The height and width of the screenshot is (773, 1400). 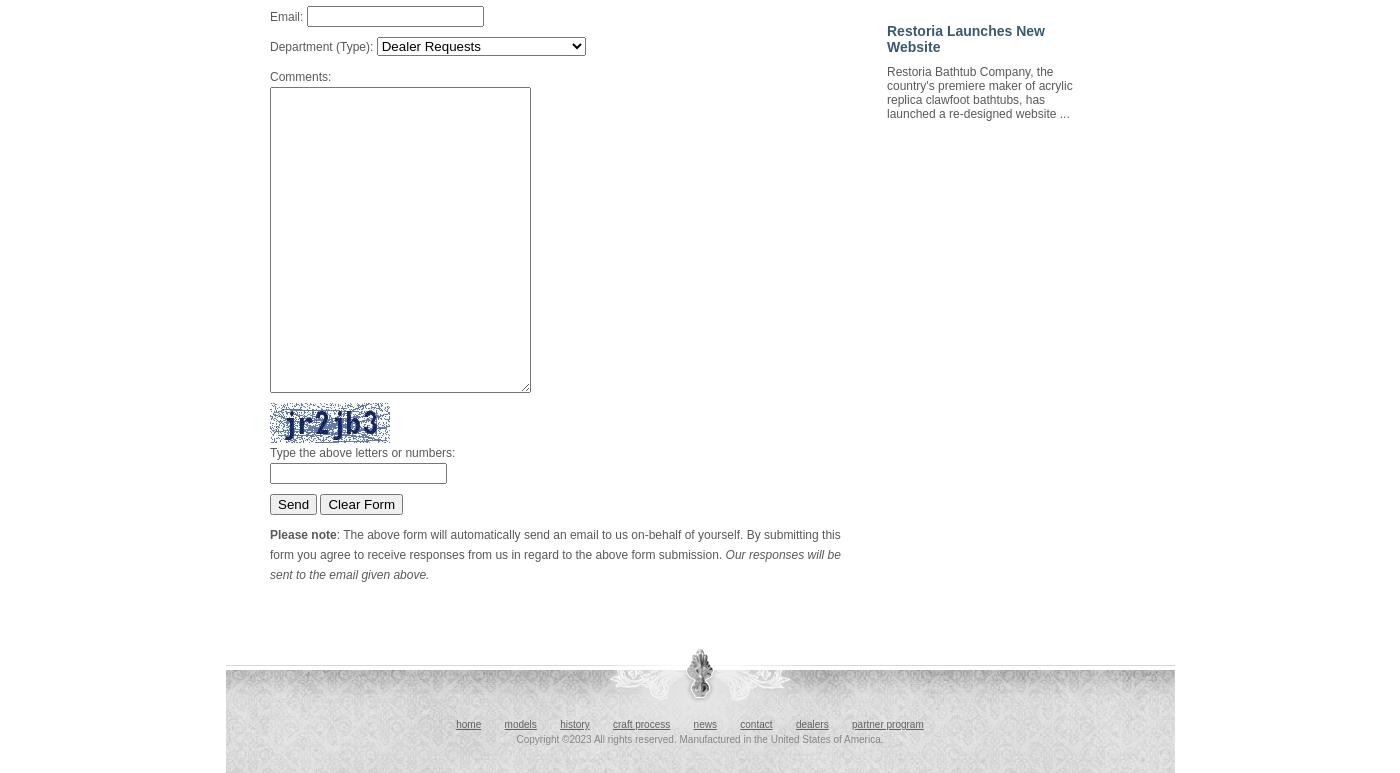 What do you see at coordinates (270, 17) in the screenshot?
I see `'Email:'` at bounding box center [270, 17].